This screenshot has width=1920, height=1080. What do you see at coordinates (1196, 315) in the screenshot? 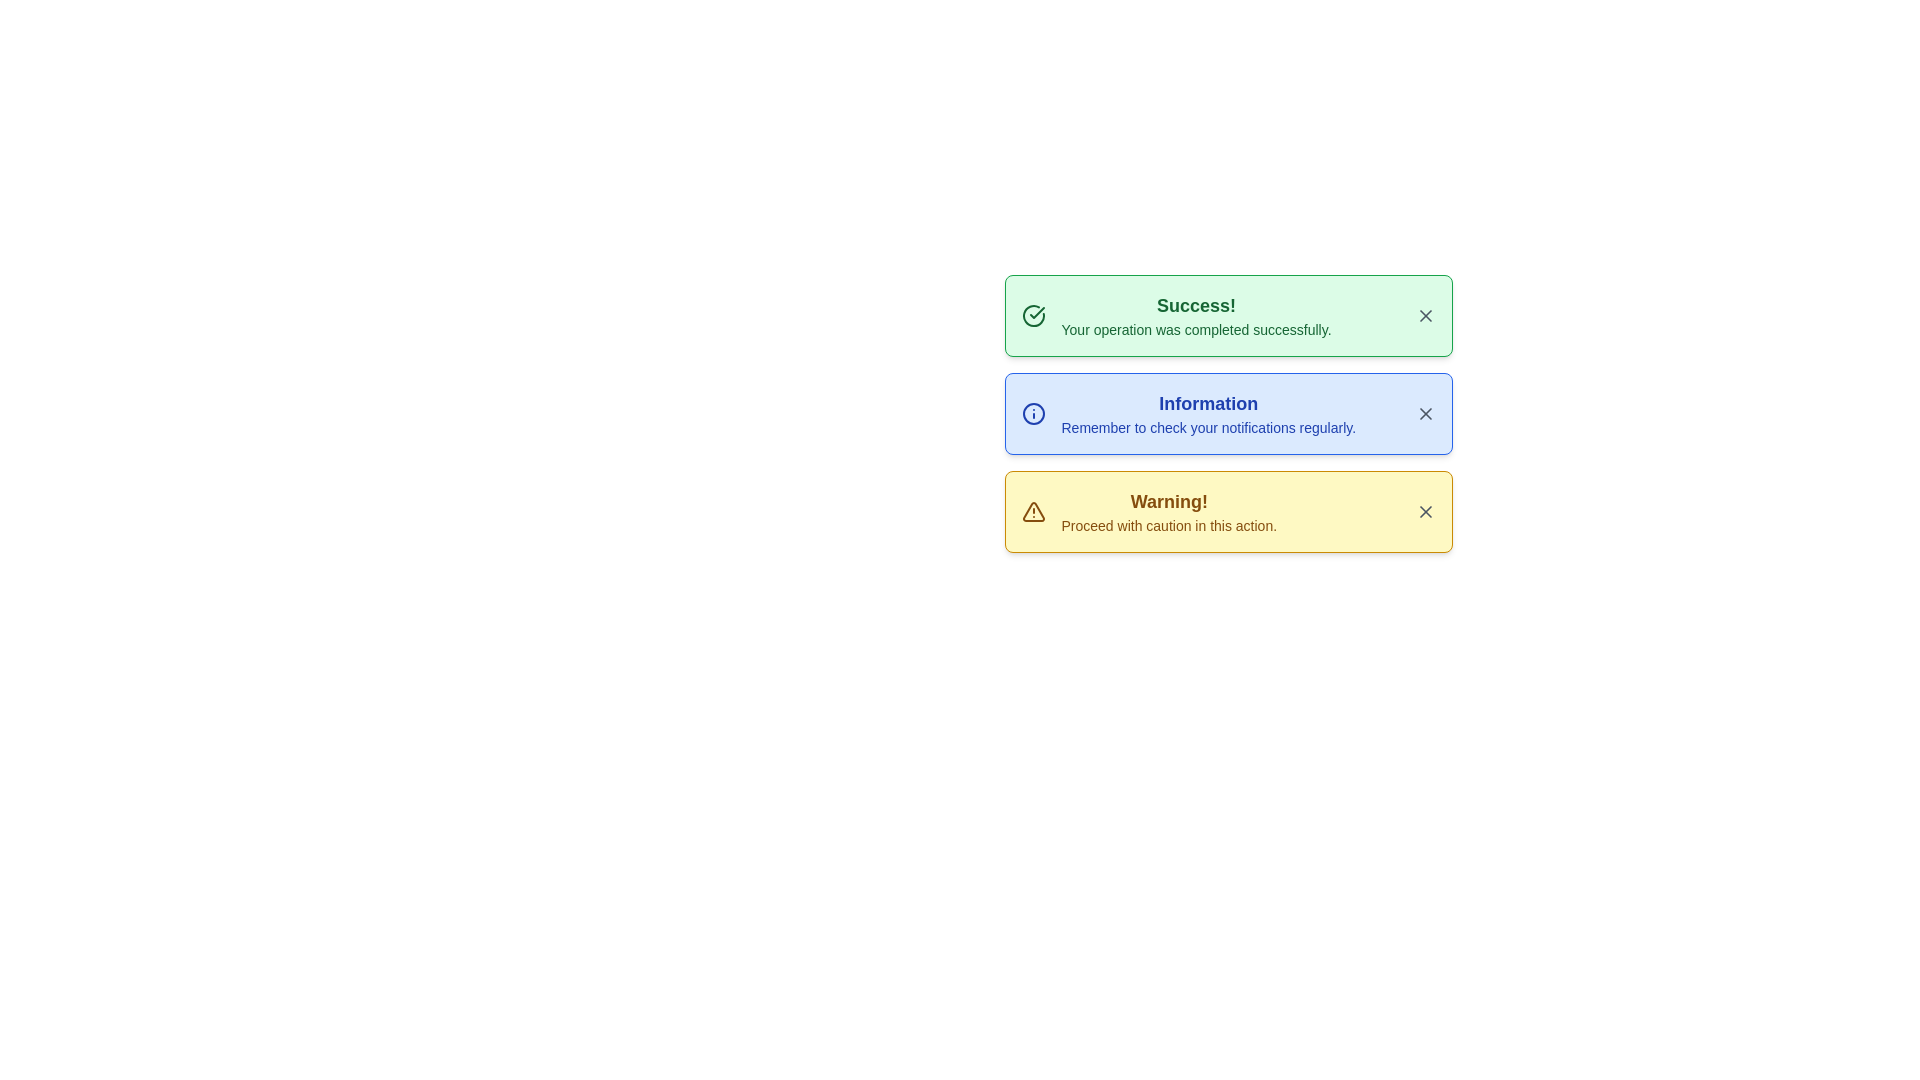
I see `the central Text component of the green notification message box, which confirms successful completion of a user operation` at bounding box center [1196, 315].